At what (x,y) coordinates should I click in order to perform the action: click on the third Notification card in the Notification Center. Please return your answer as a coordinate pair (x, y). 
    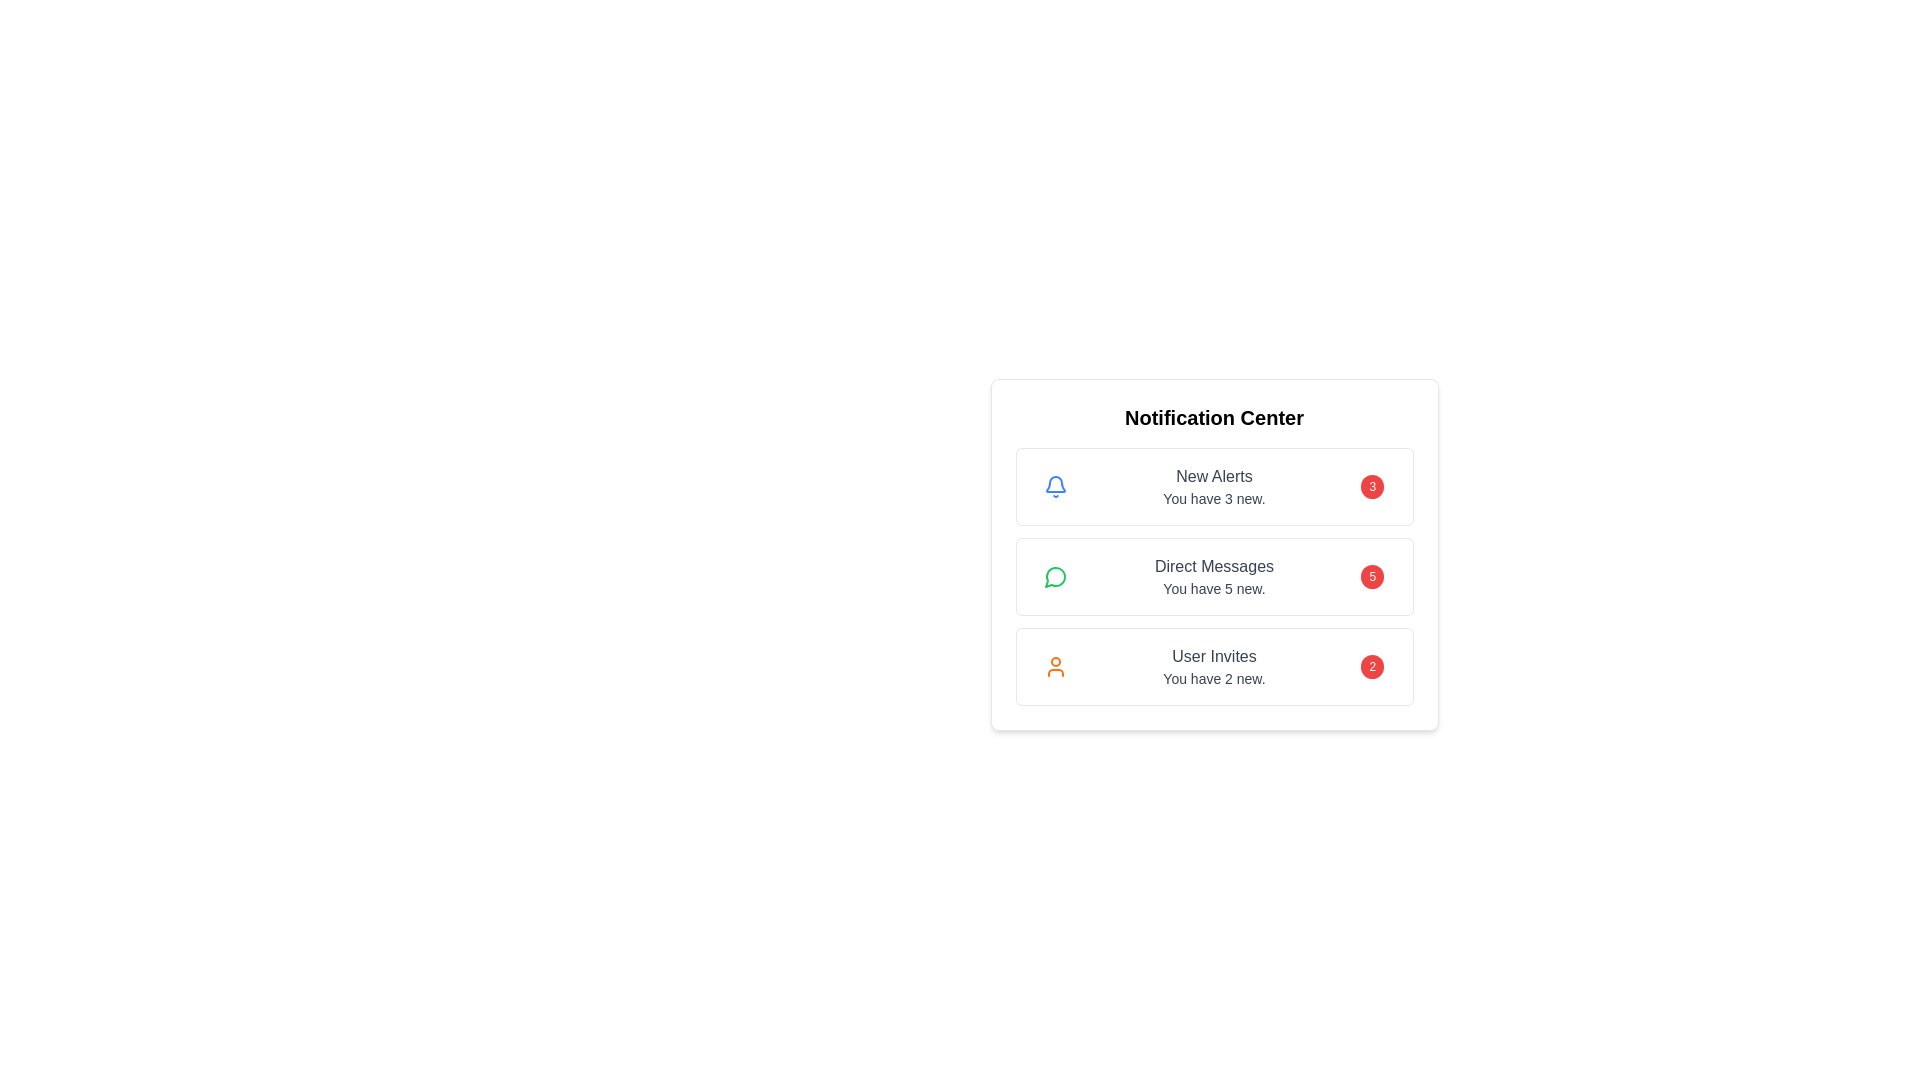
    Looking at the image, I should click on (1213, 667).